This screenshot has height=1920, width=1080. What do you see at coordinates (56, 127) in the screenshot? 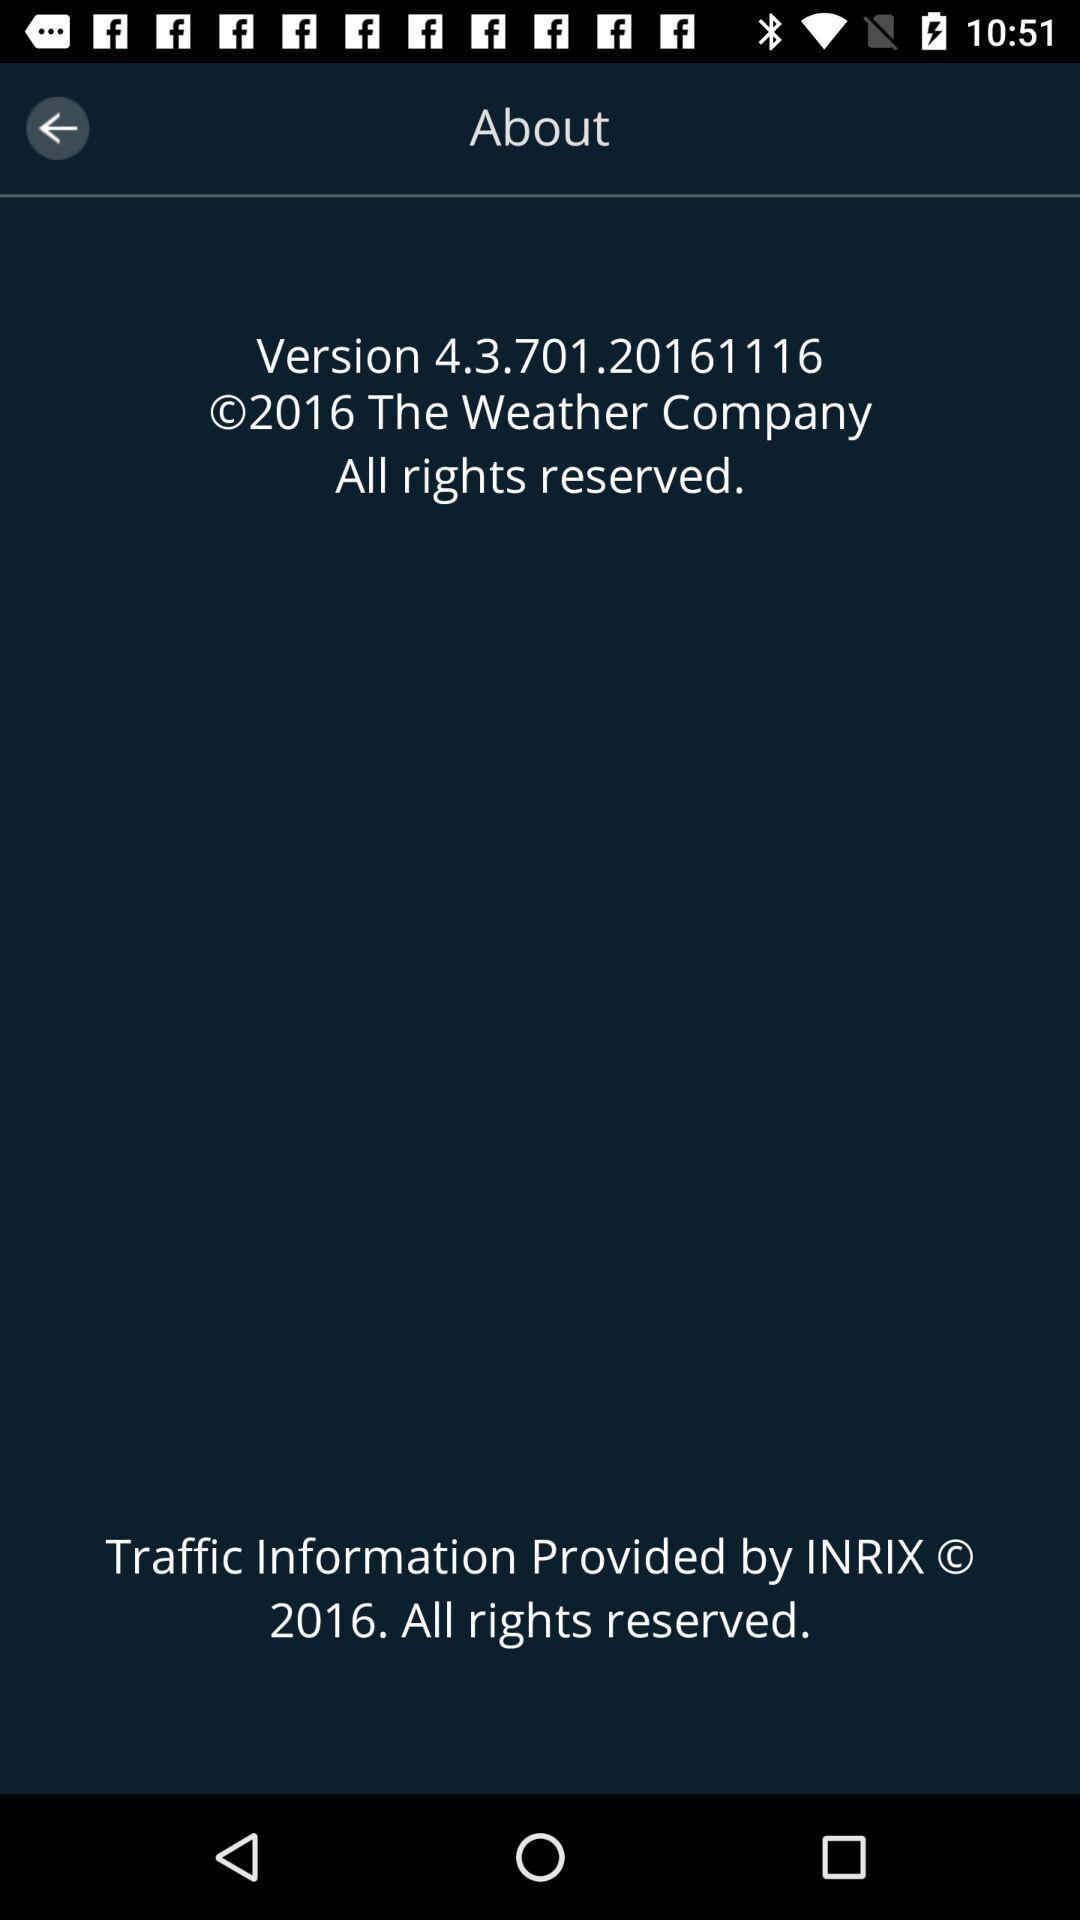
I see `the arrow_backward icon` at bounding box center [56, 127].